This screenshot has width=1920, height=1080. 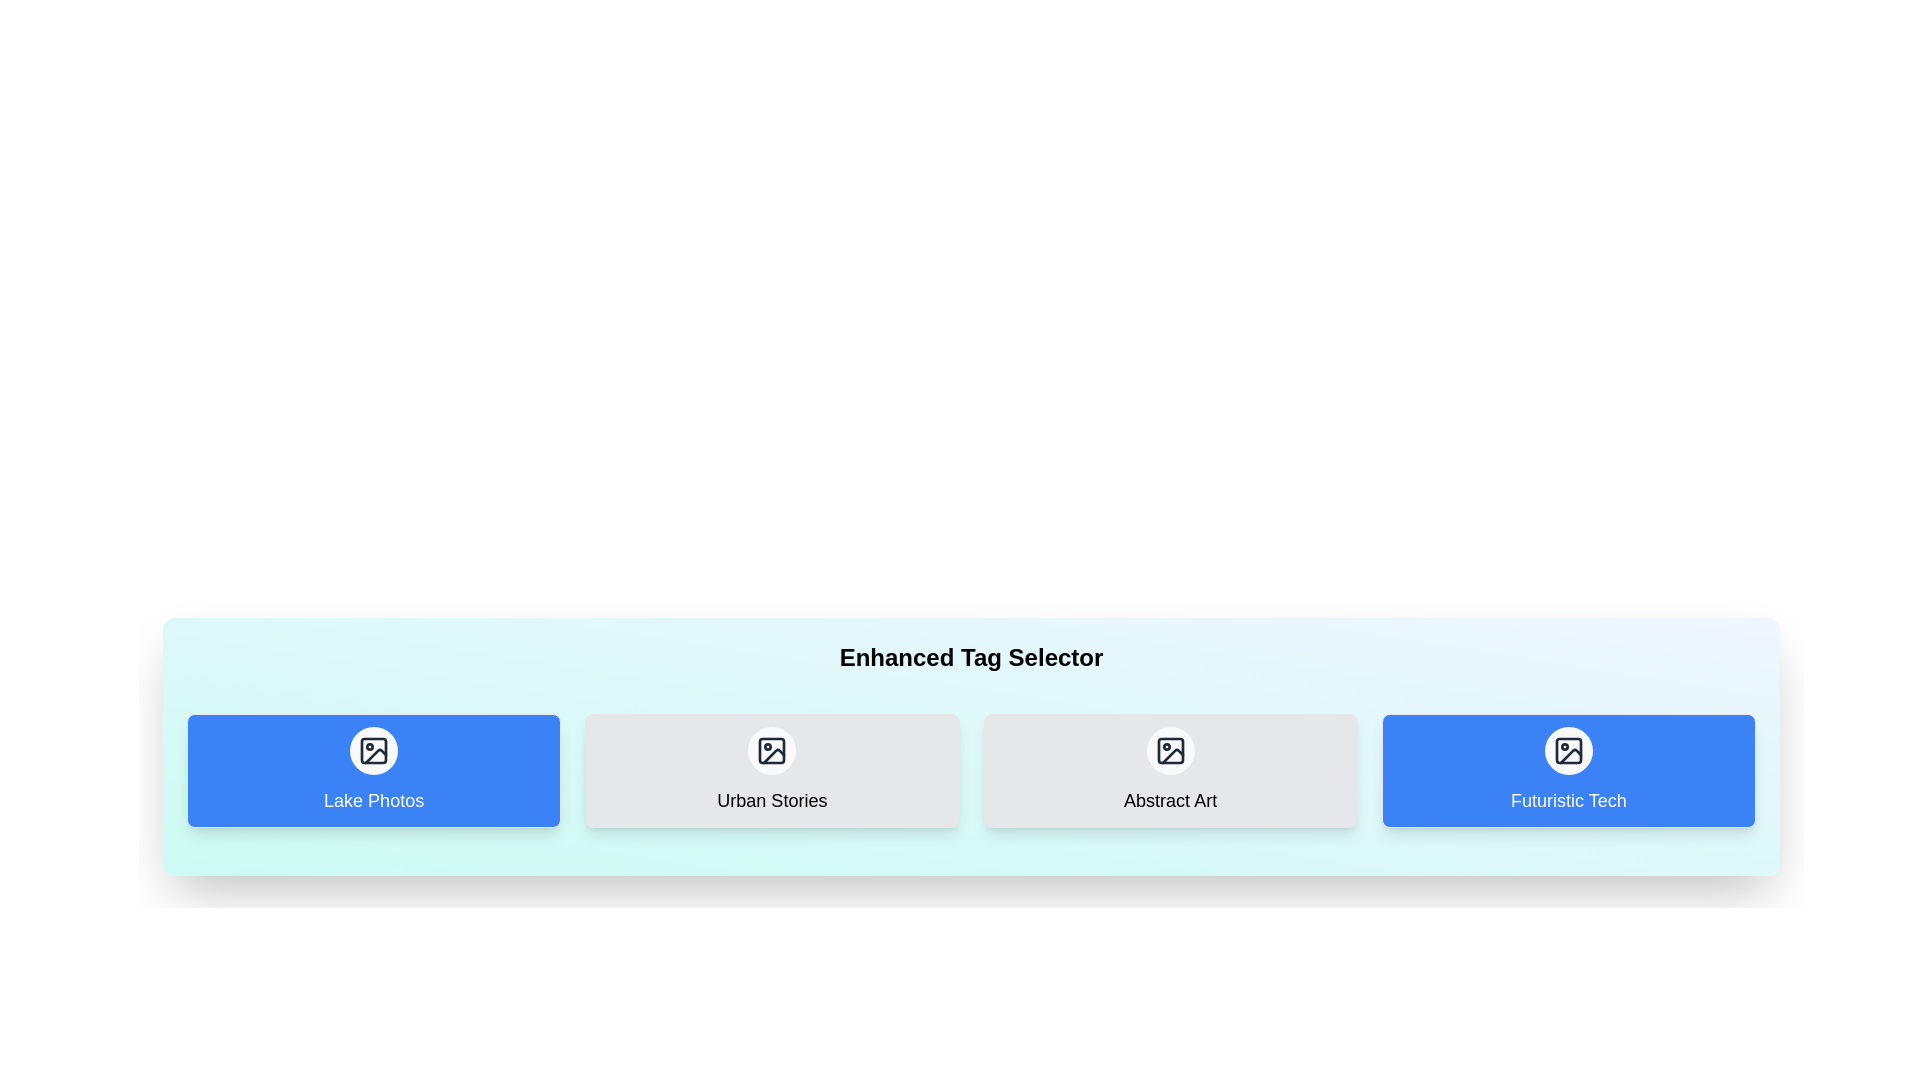 I want to click on the tag identified by Urban Stories, so click(x=771, y=770).